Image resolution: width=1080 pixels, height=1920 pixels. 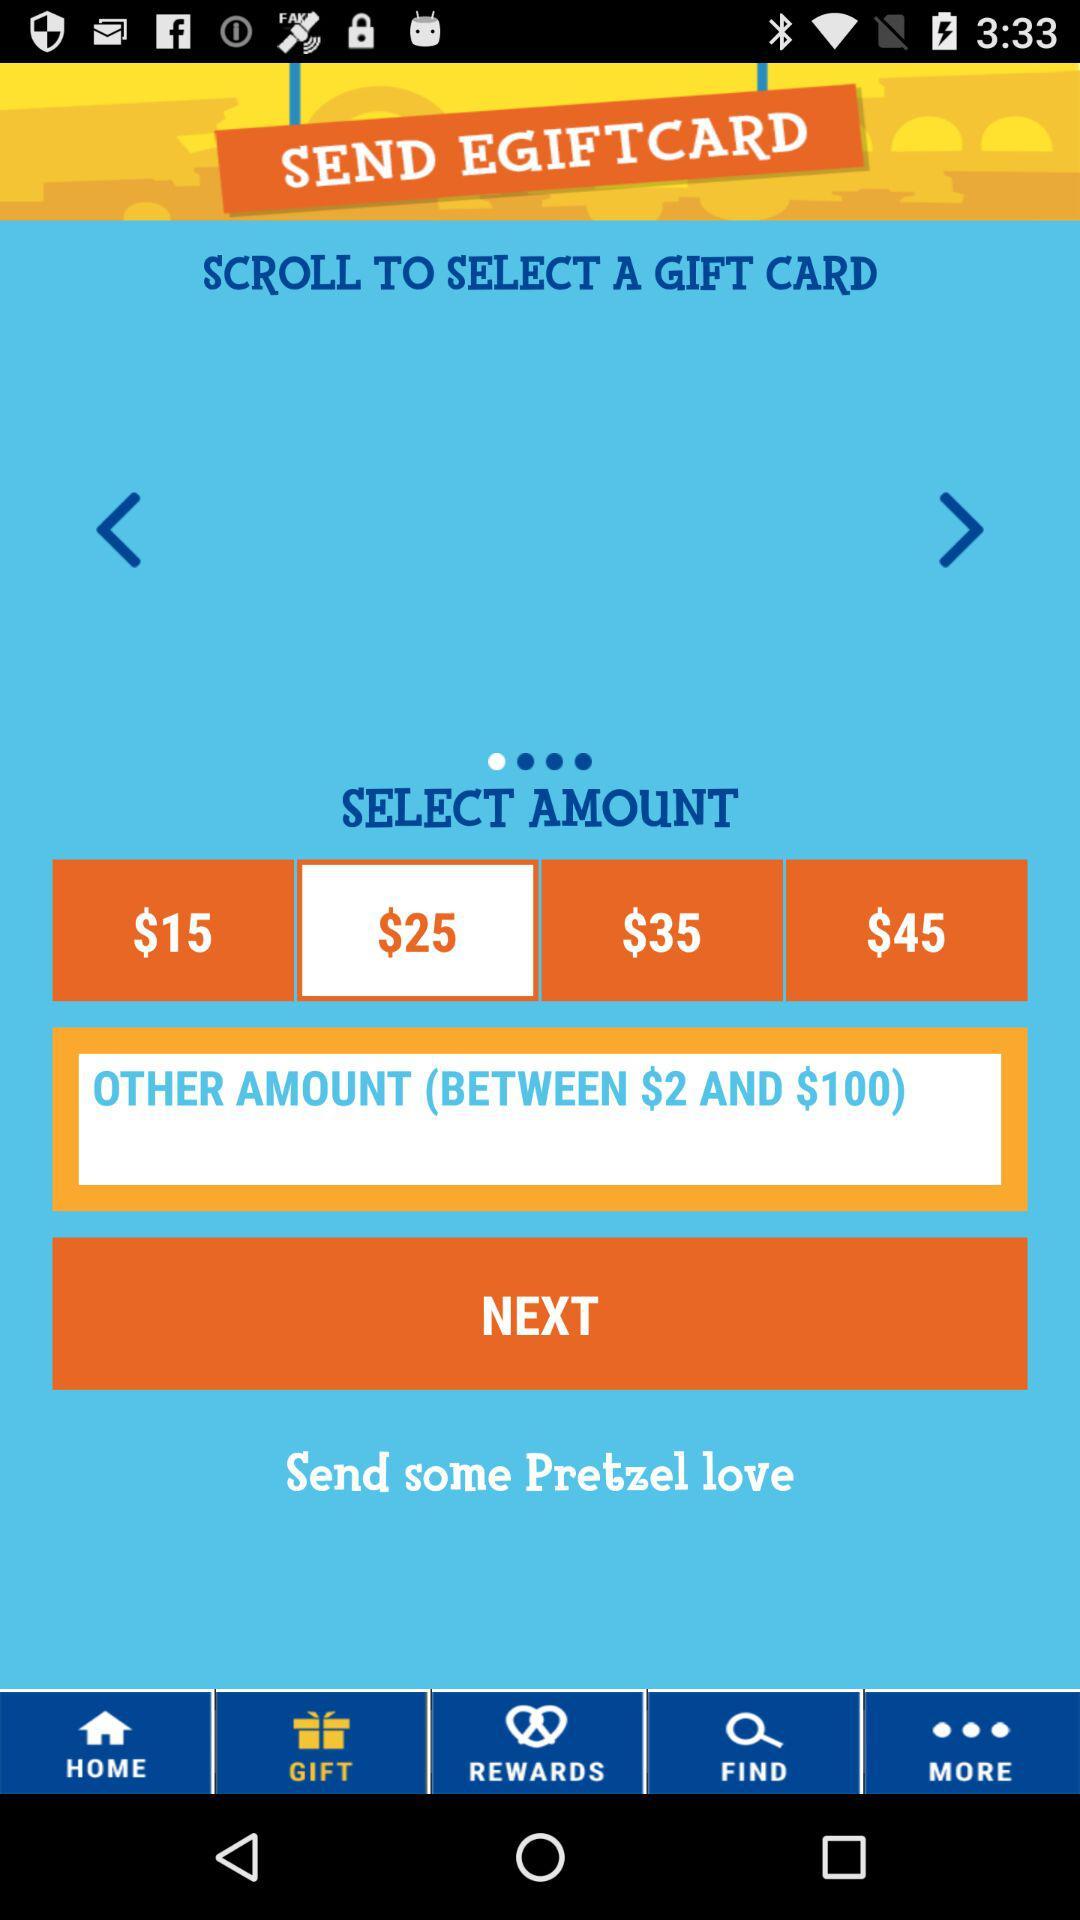 I want to click on the arrow_backward icon, so click(x=118, y=565).